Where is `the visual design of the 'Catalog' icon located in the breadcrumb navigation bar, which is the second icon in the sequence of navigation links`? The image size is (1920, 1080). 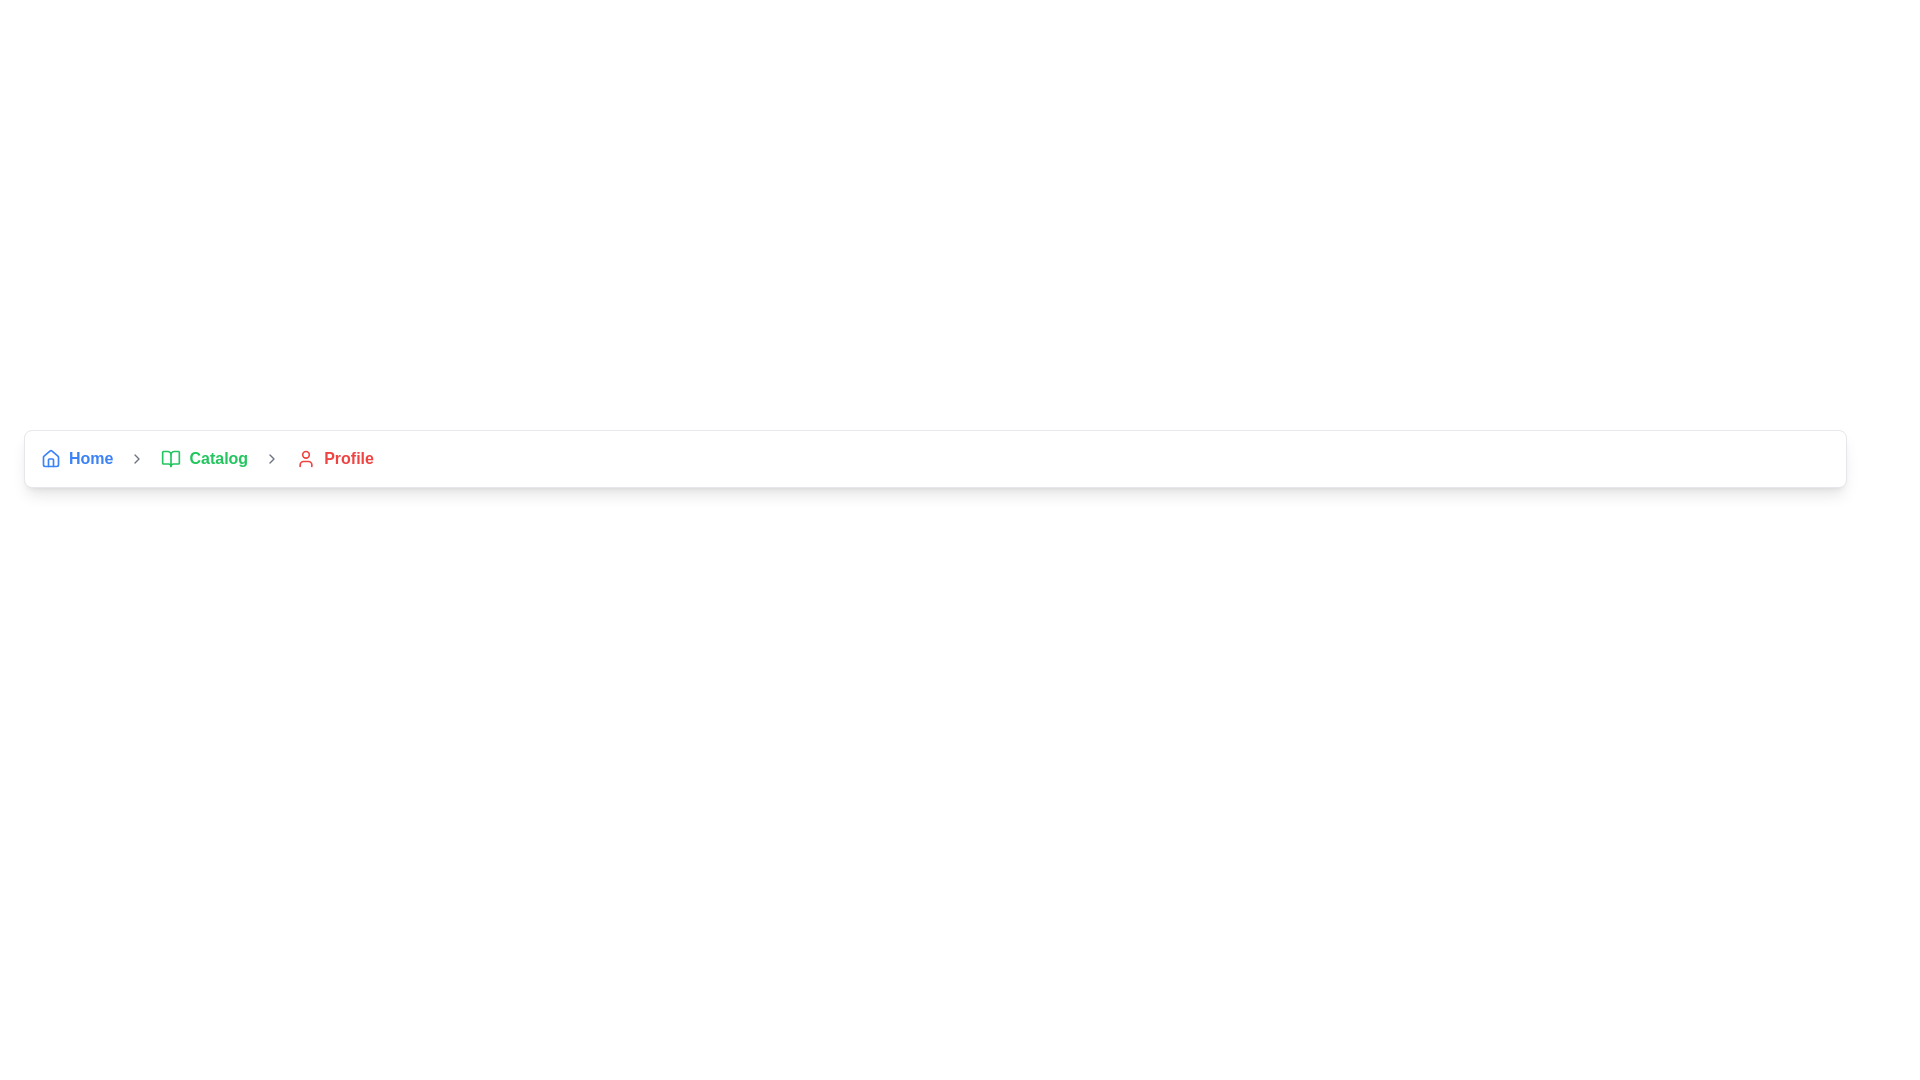 the visual design of the 'Catalog' icon located in the breadcrumb navigation bar, which is the second icon in the sequence of navigation links is located at coordinates (171, 459).